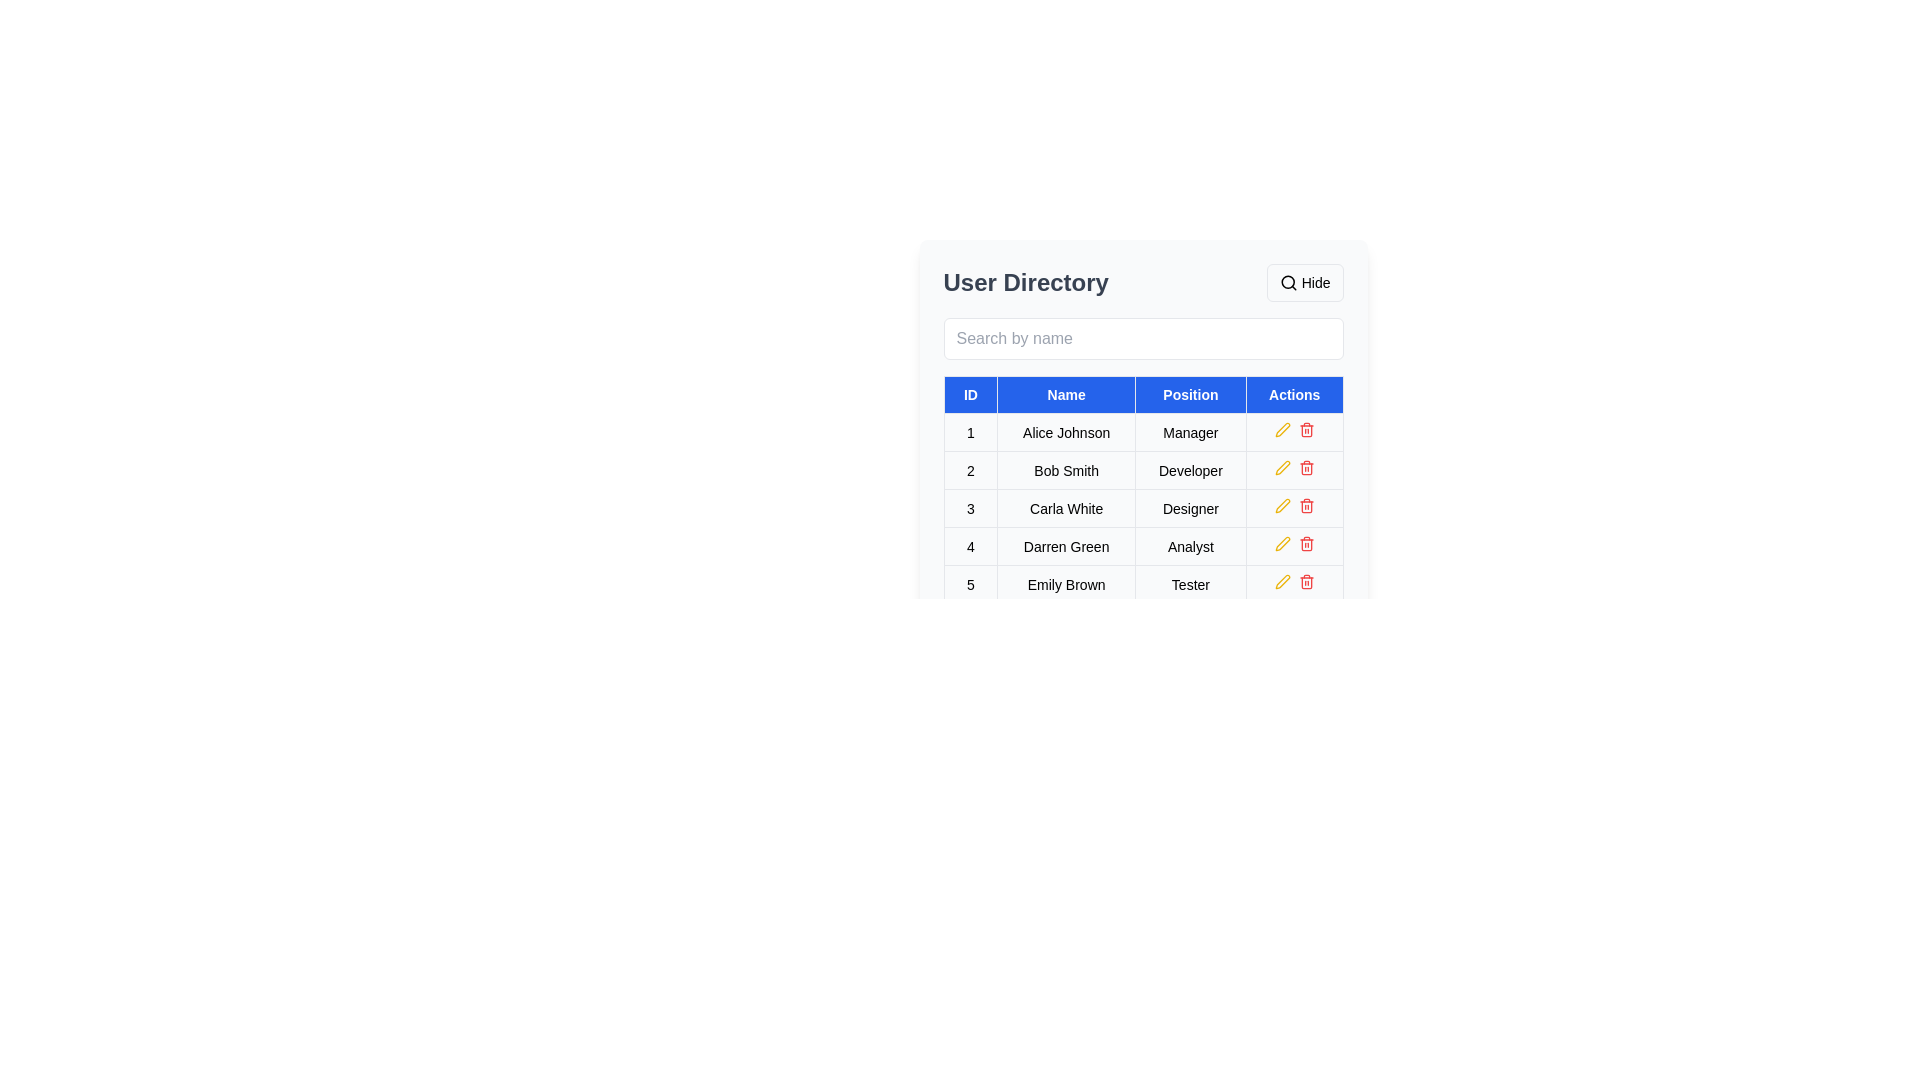 The height and width of the screenshot is (1080, 1920). What do you see at coordinates (1190, 431) in the screenshot?
I see `the 'Manager' label located in the 'Position' column of the table for 'Alice Johnson'` at bounding box center [1190, 431].